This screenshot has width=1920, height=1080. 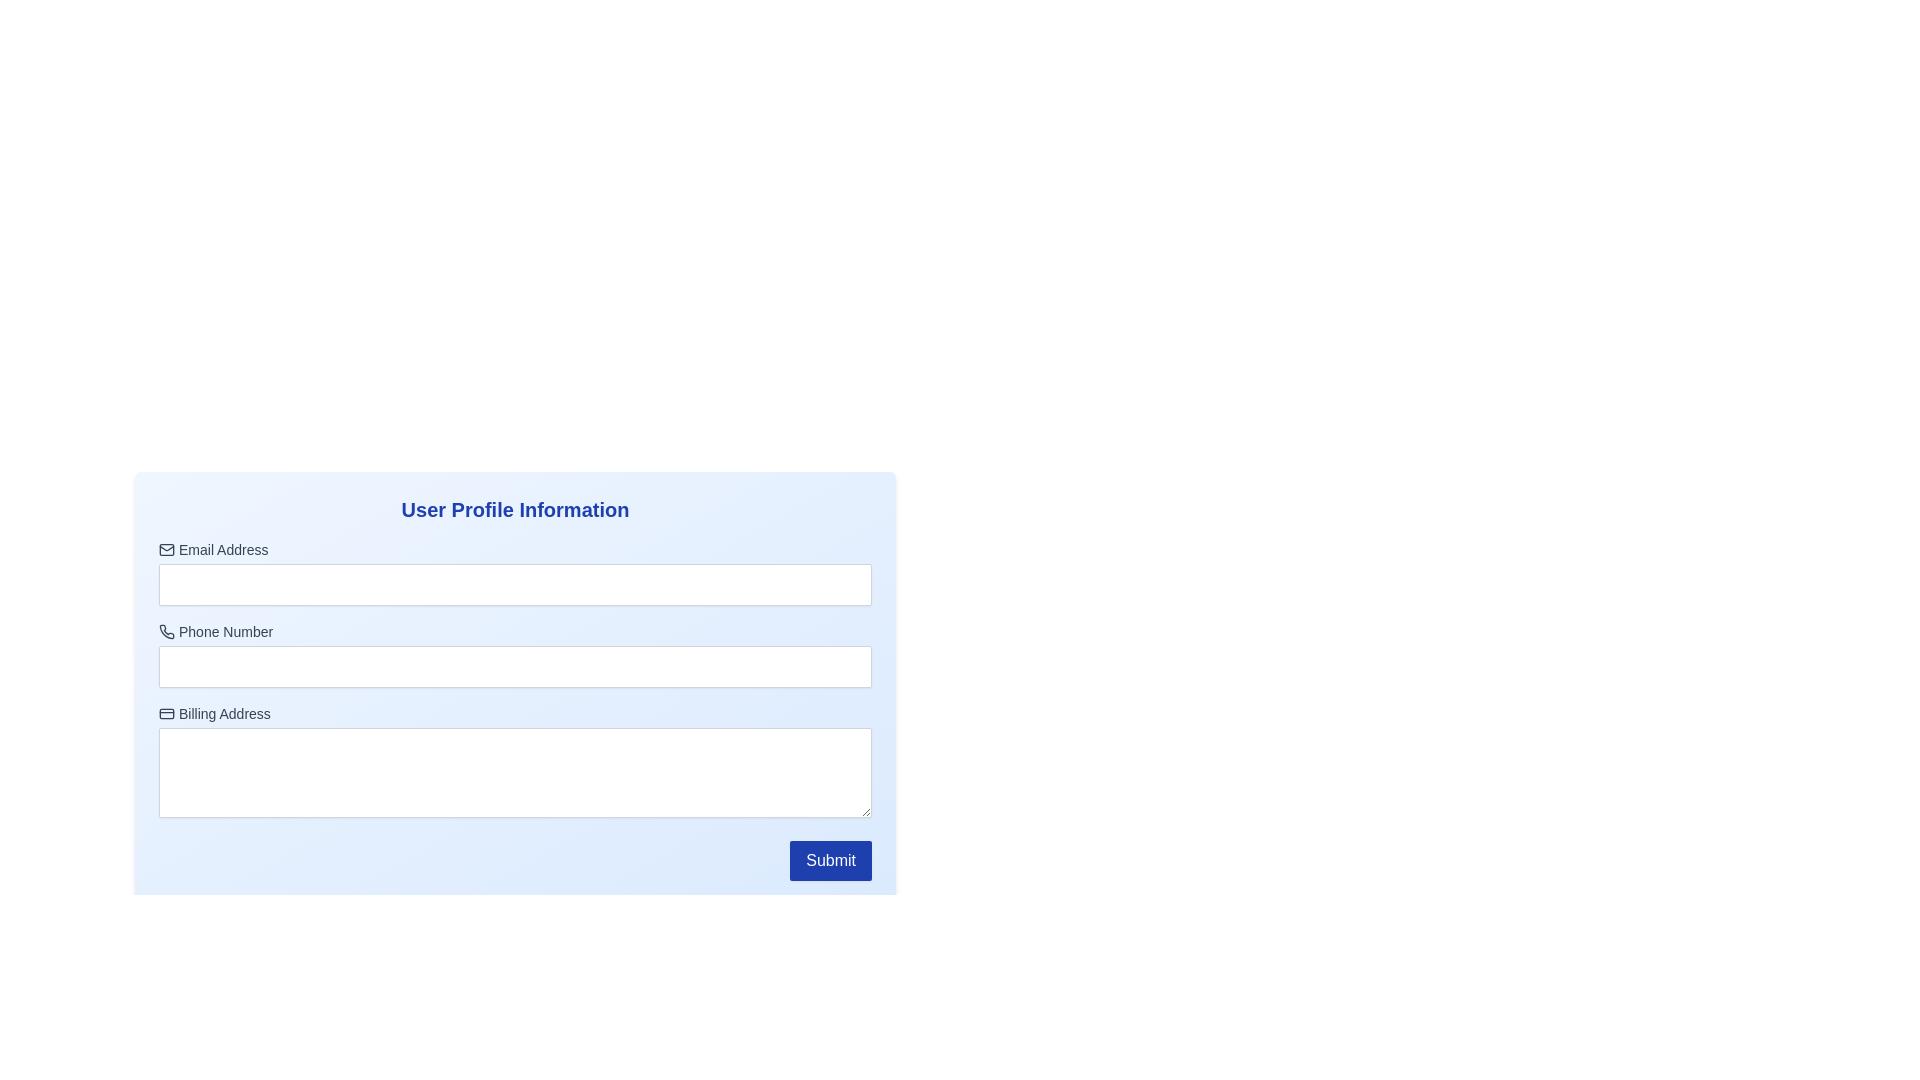 What do you see at coordinates (167, 632) in the screenshot?
I see `the wireframe-style phone icon located next to the 'Phone Number' label in the user profile form, which is positioned to the left of the label and below the 'Email Address' field` at bounding box center [167, 632].